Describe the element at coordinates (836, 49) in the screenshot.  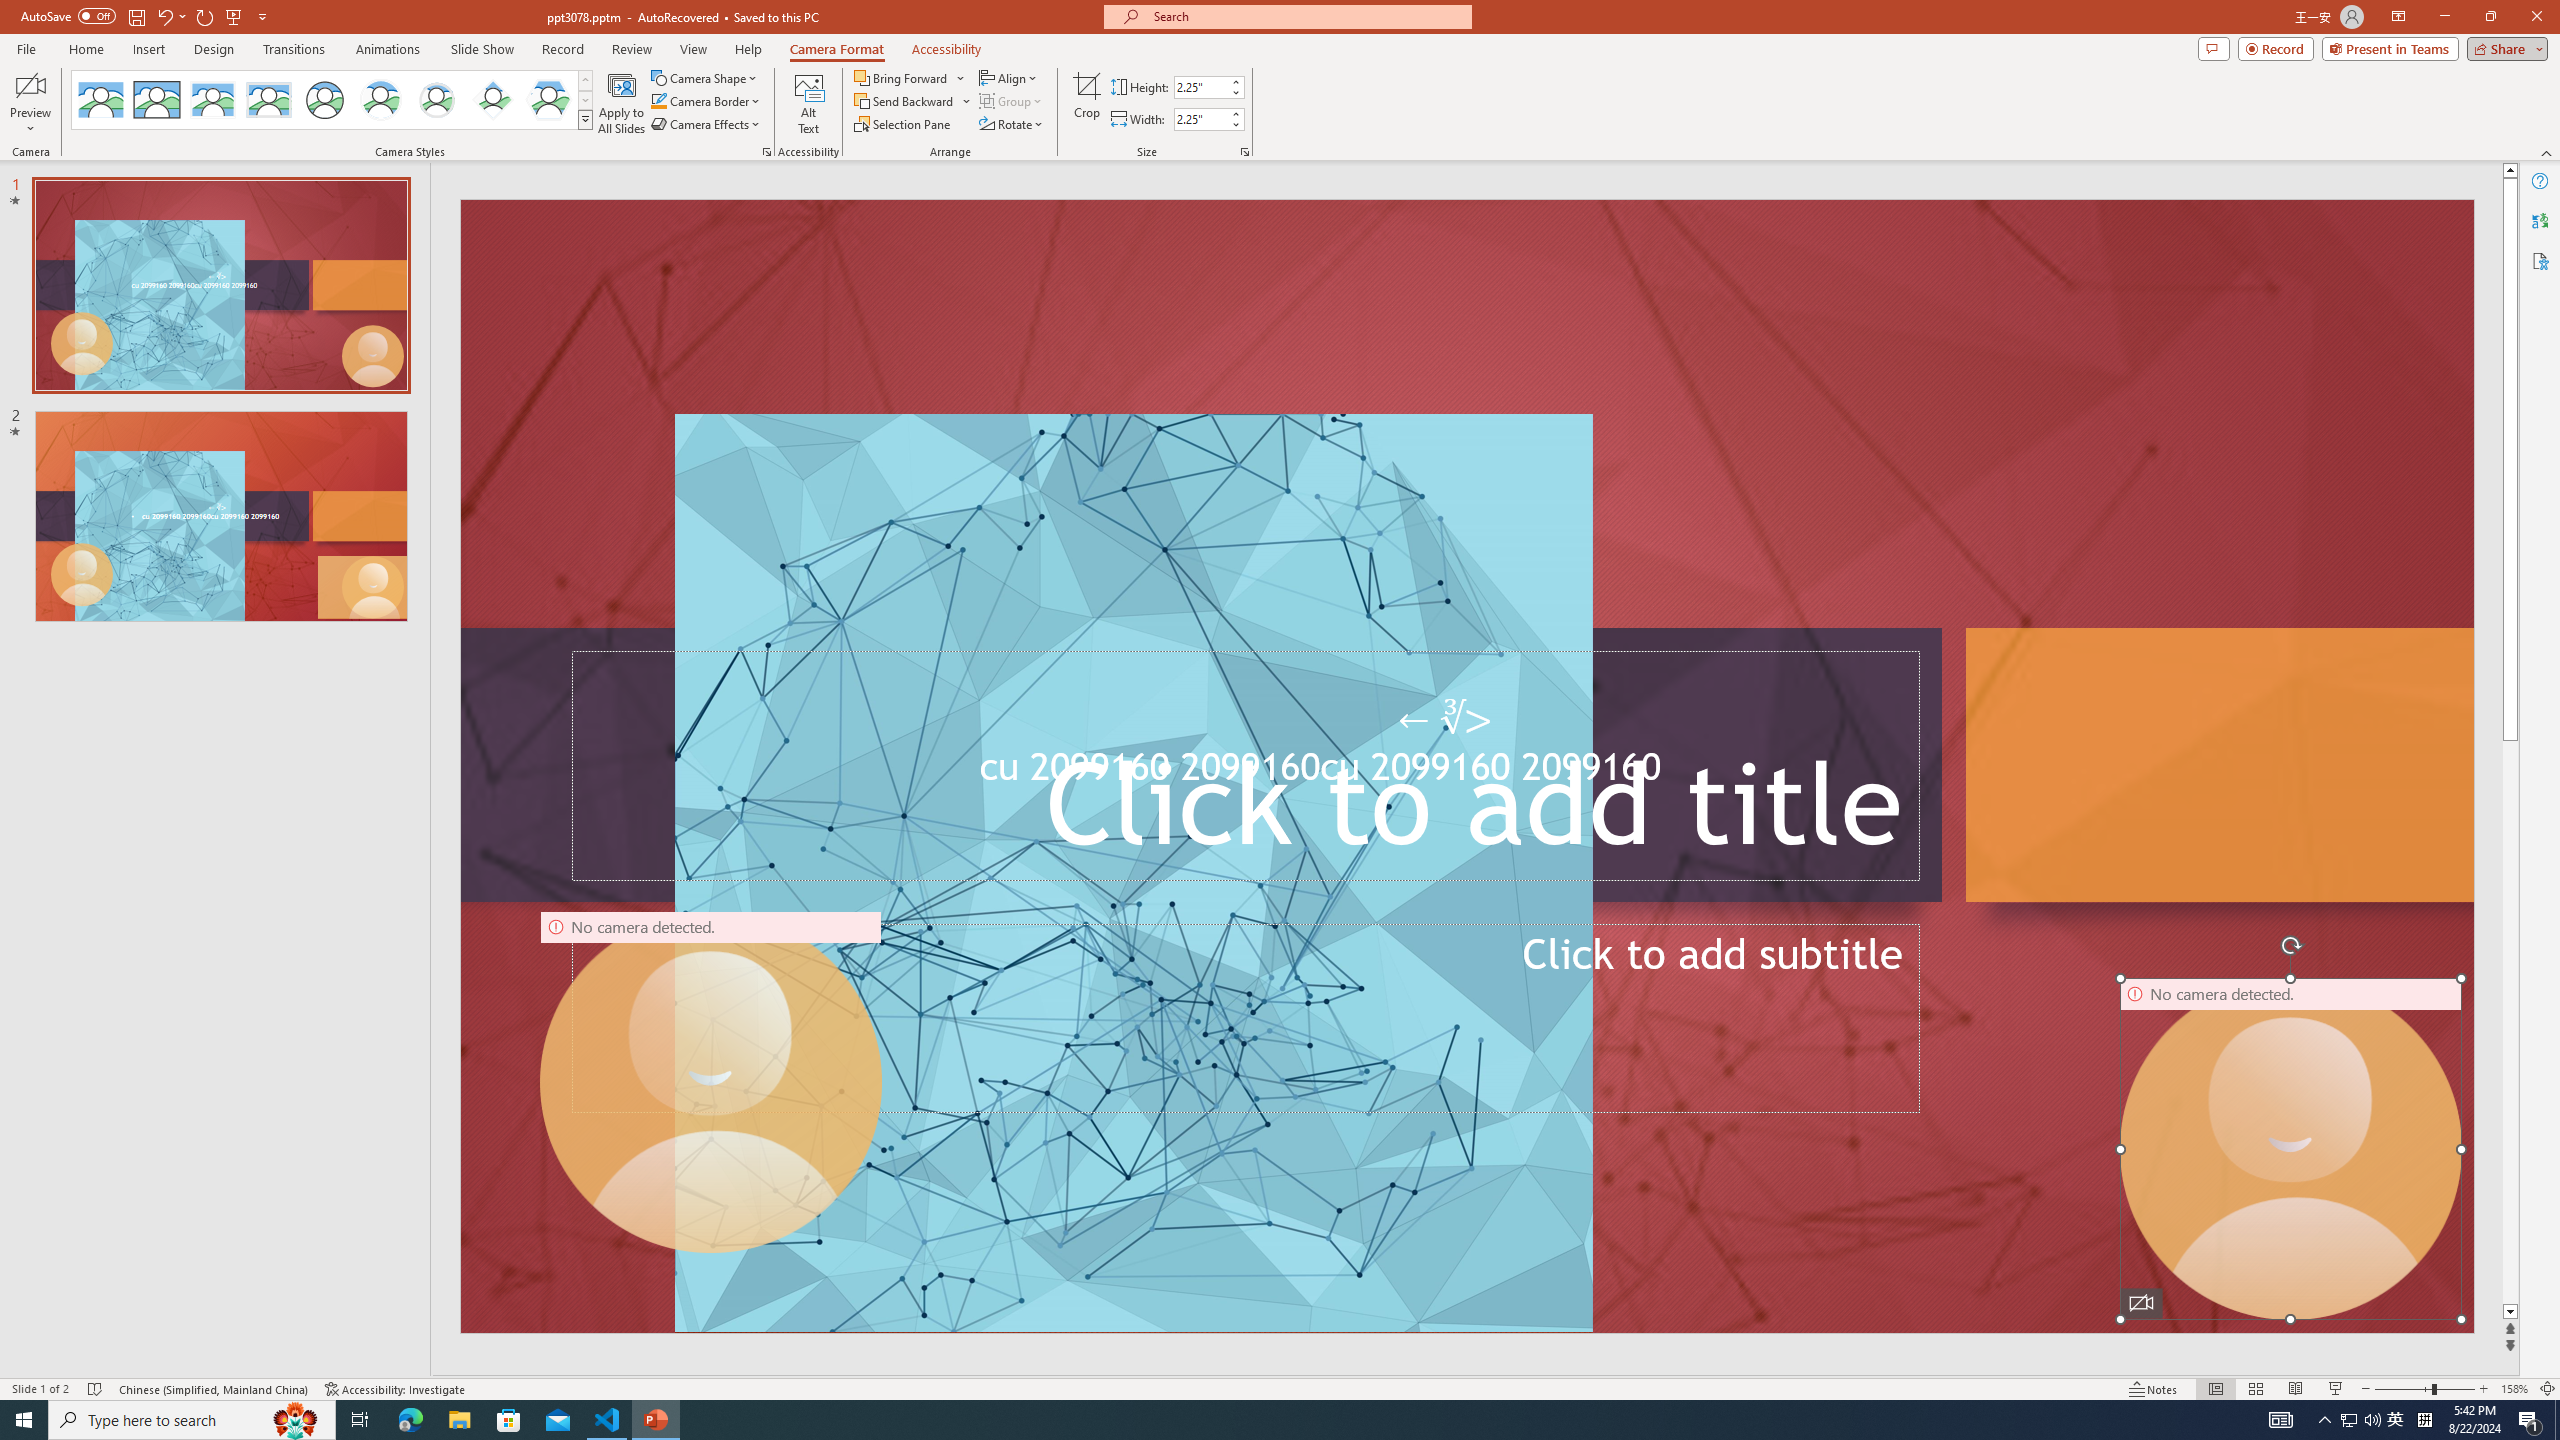
I see `'Camera Format'` at that location.